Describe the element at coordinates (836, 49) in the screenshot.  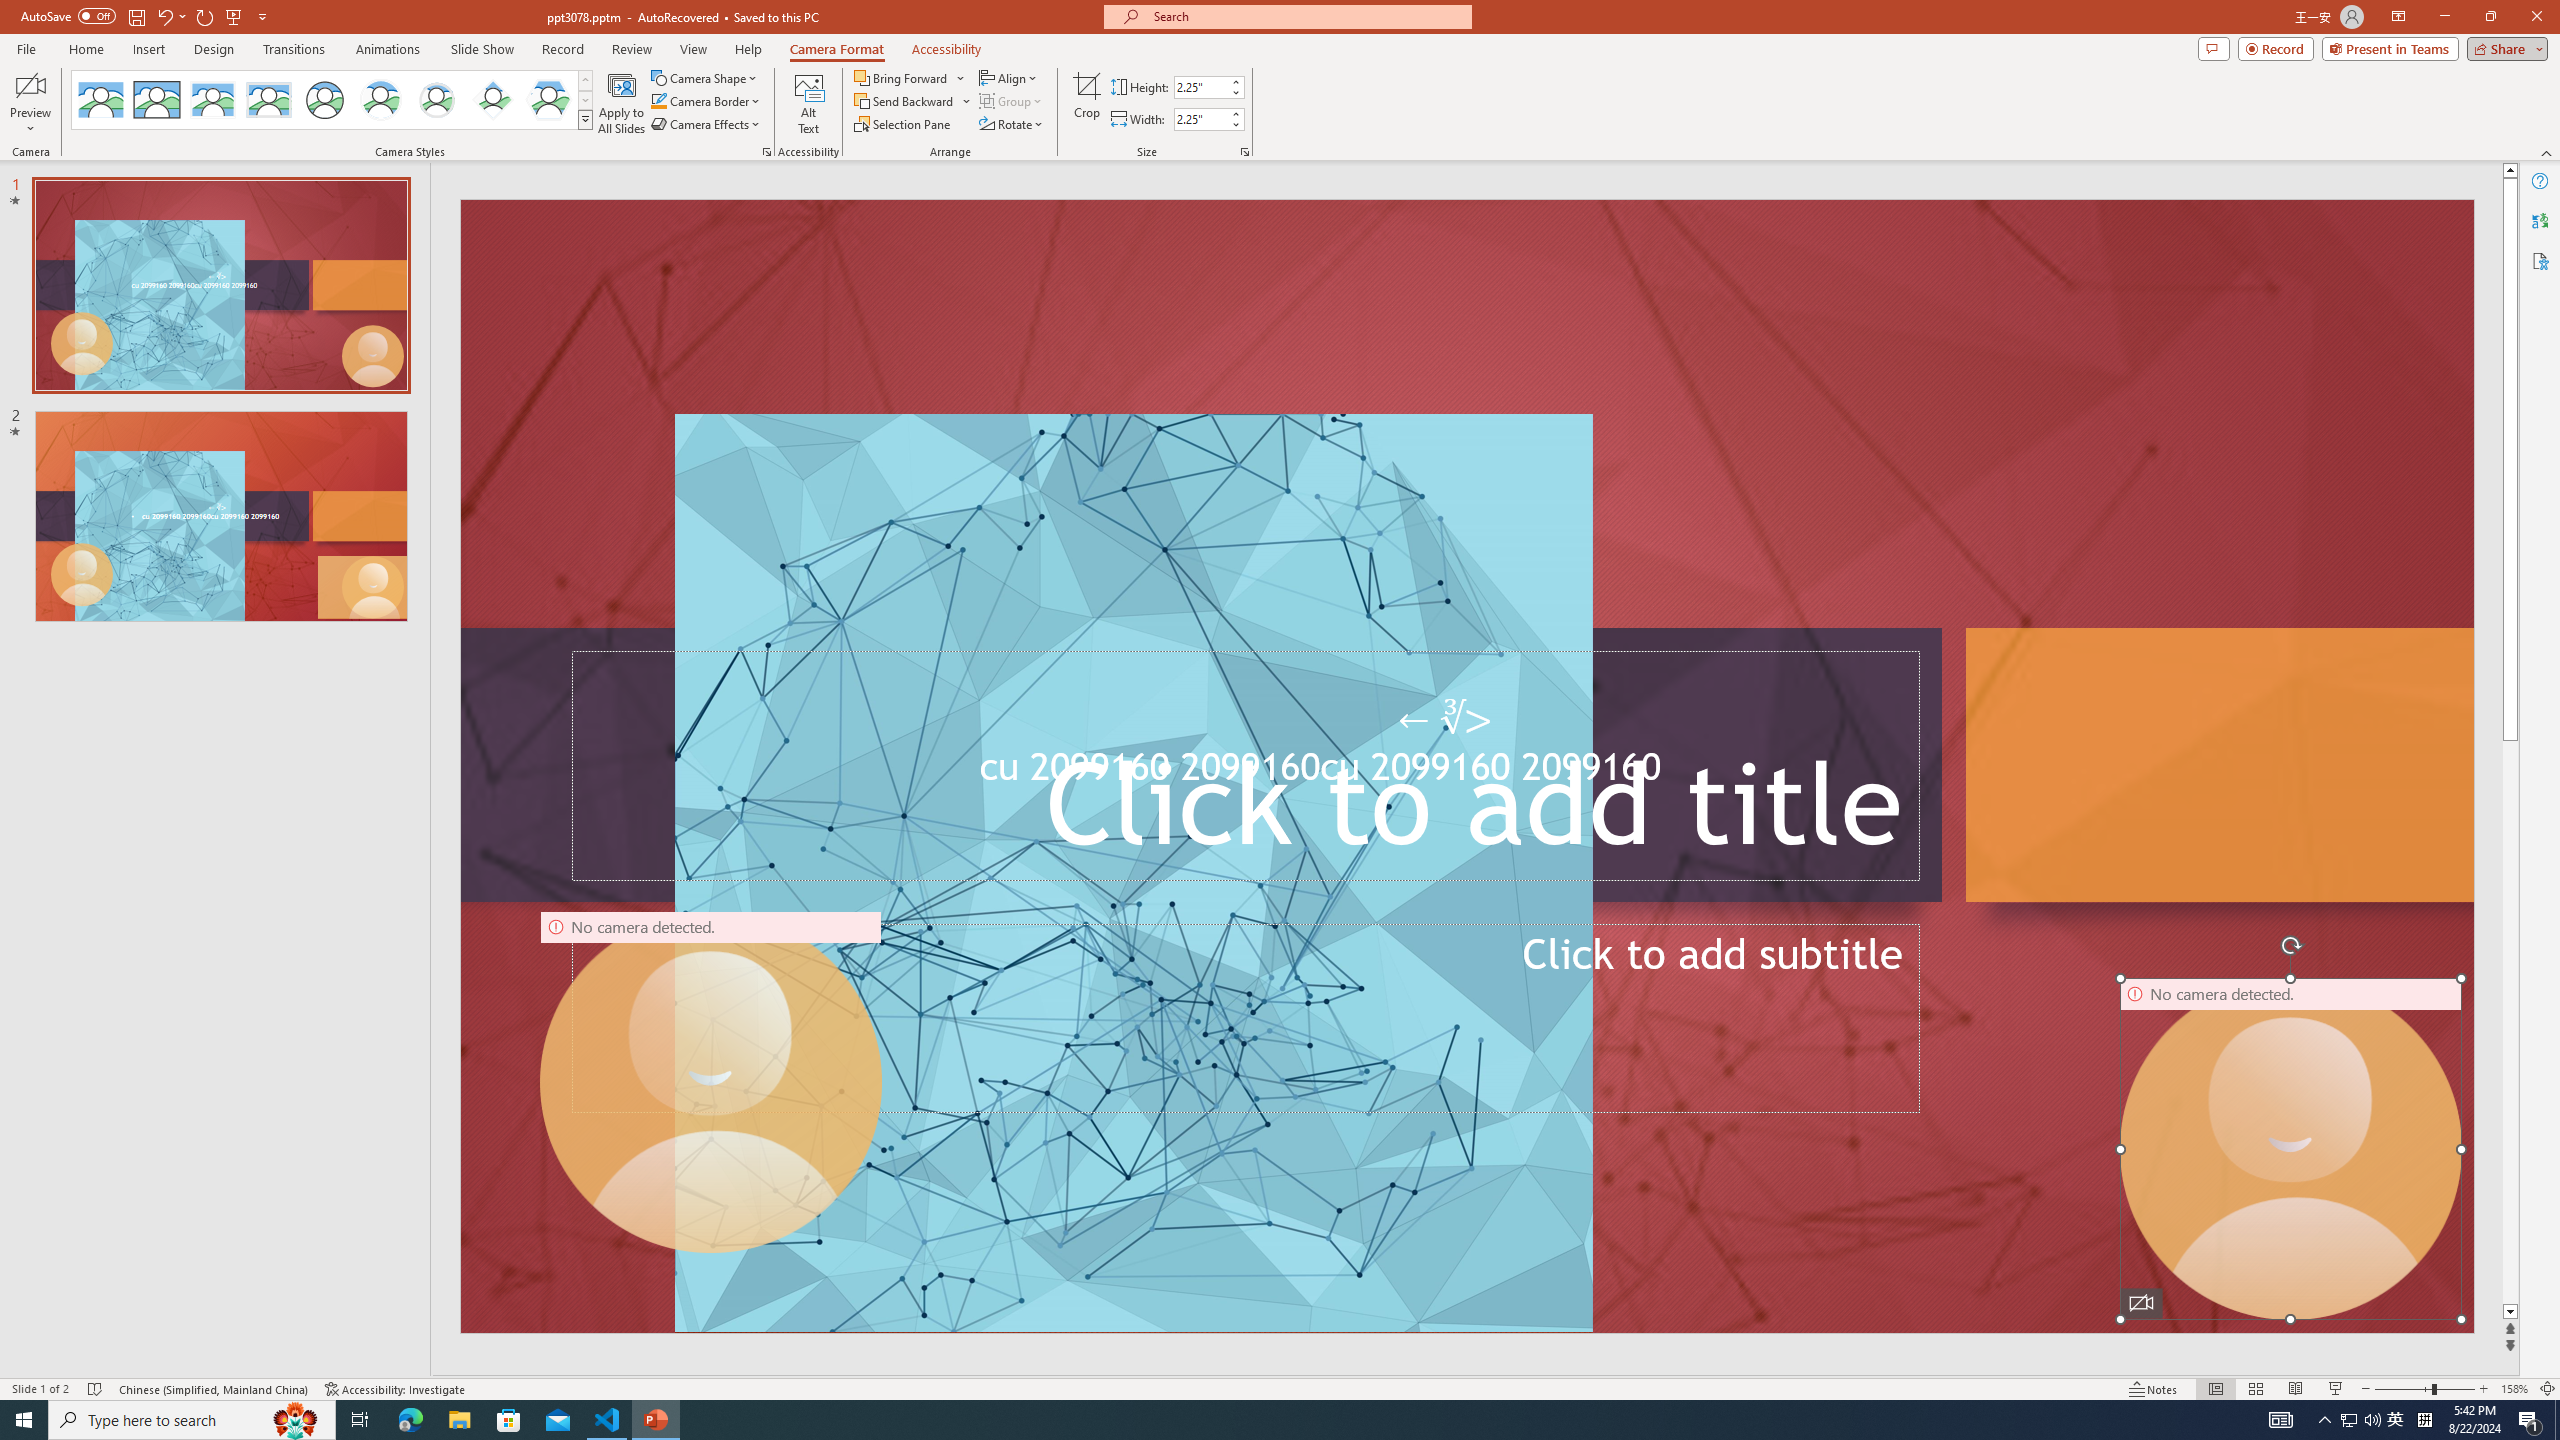
I see `'Camera Format'` at that location.